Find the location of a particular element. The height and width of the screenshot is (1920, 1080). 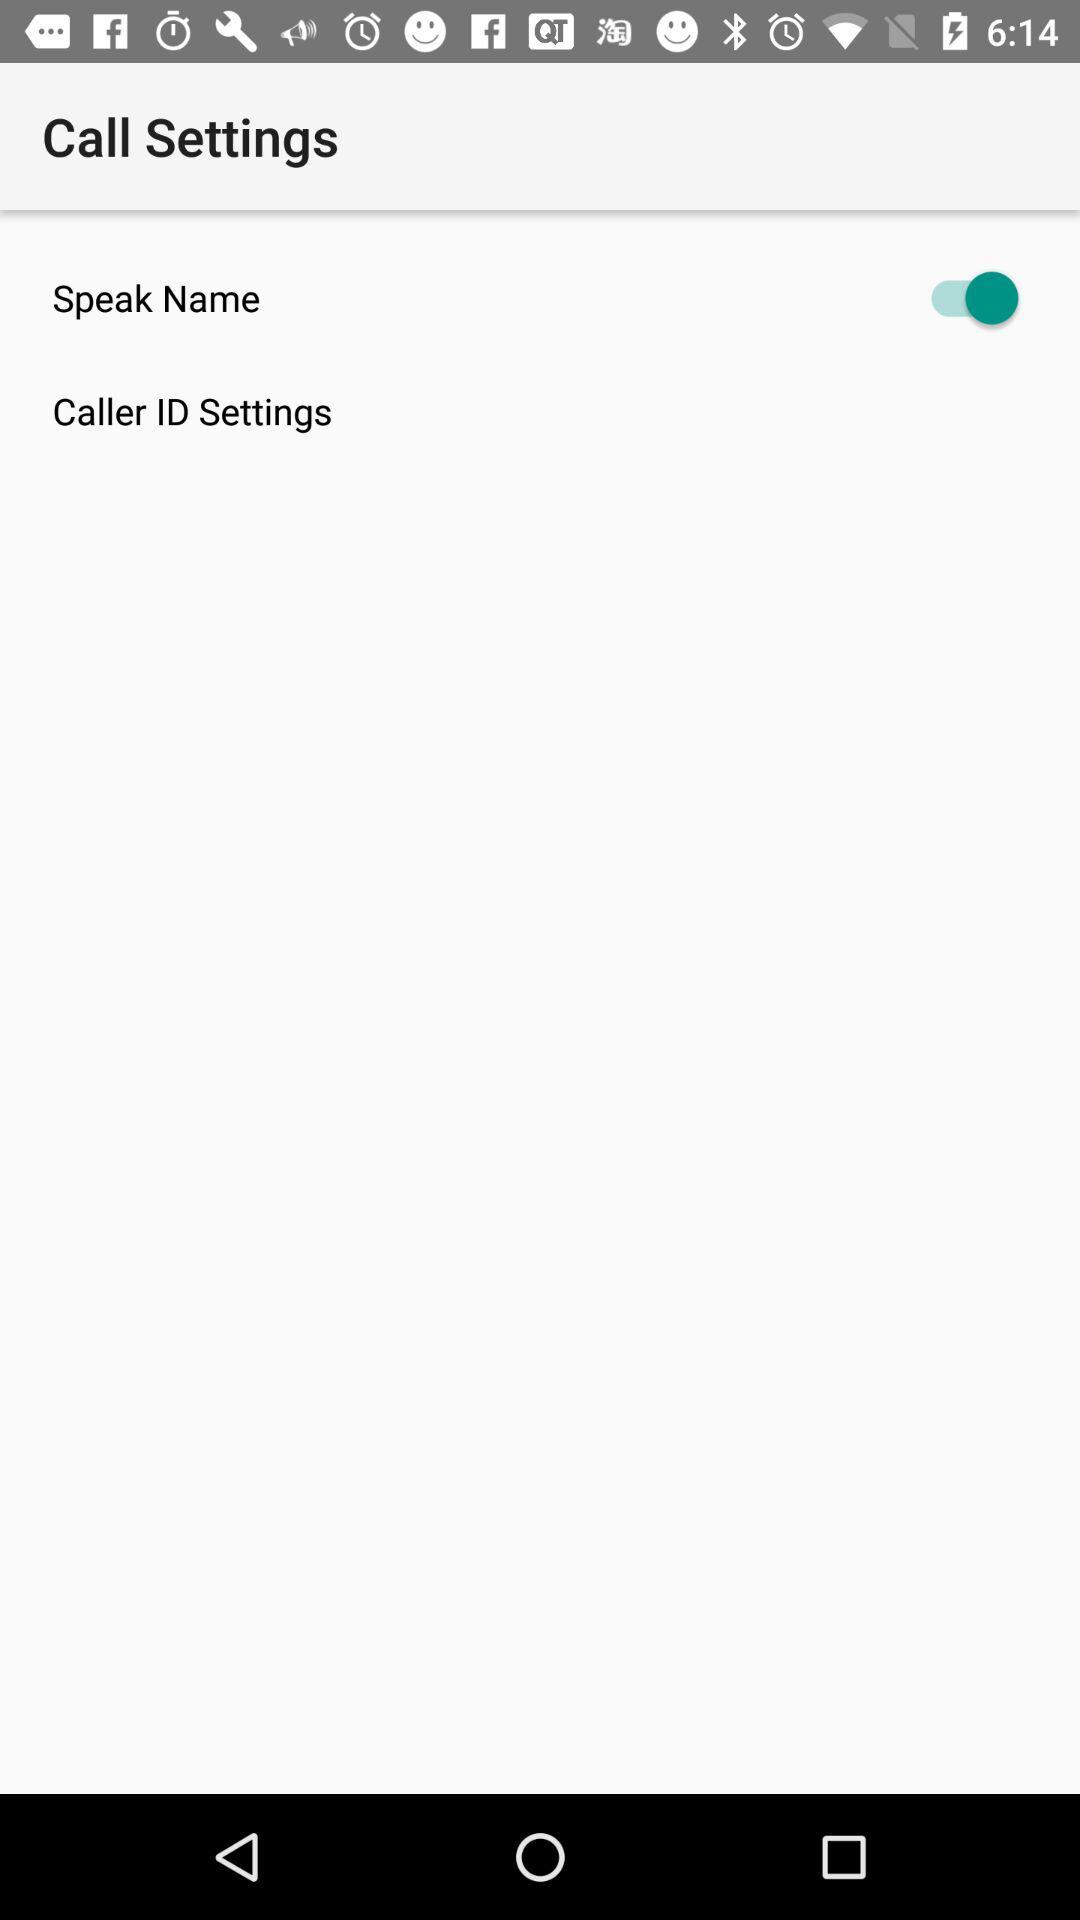

the item below the call settings item is located at coordinates (540, 297).